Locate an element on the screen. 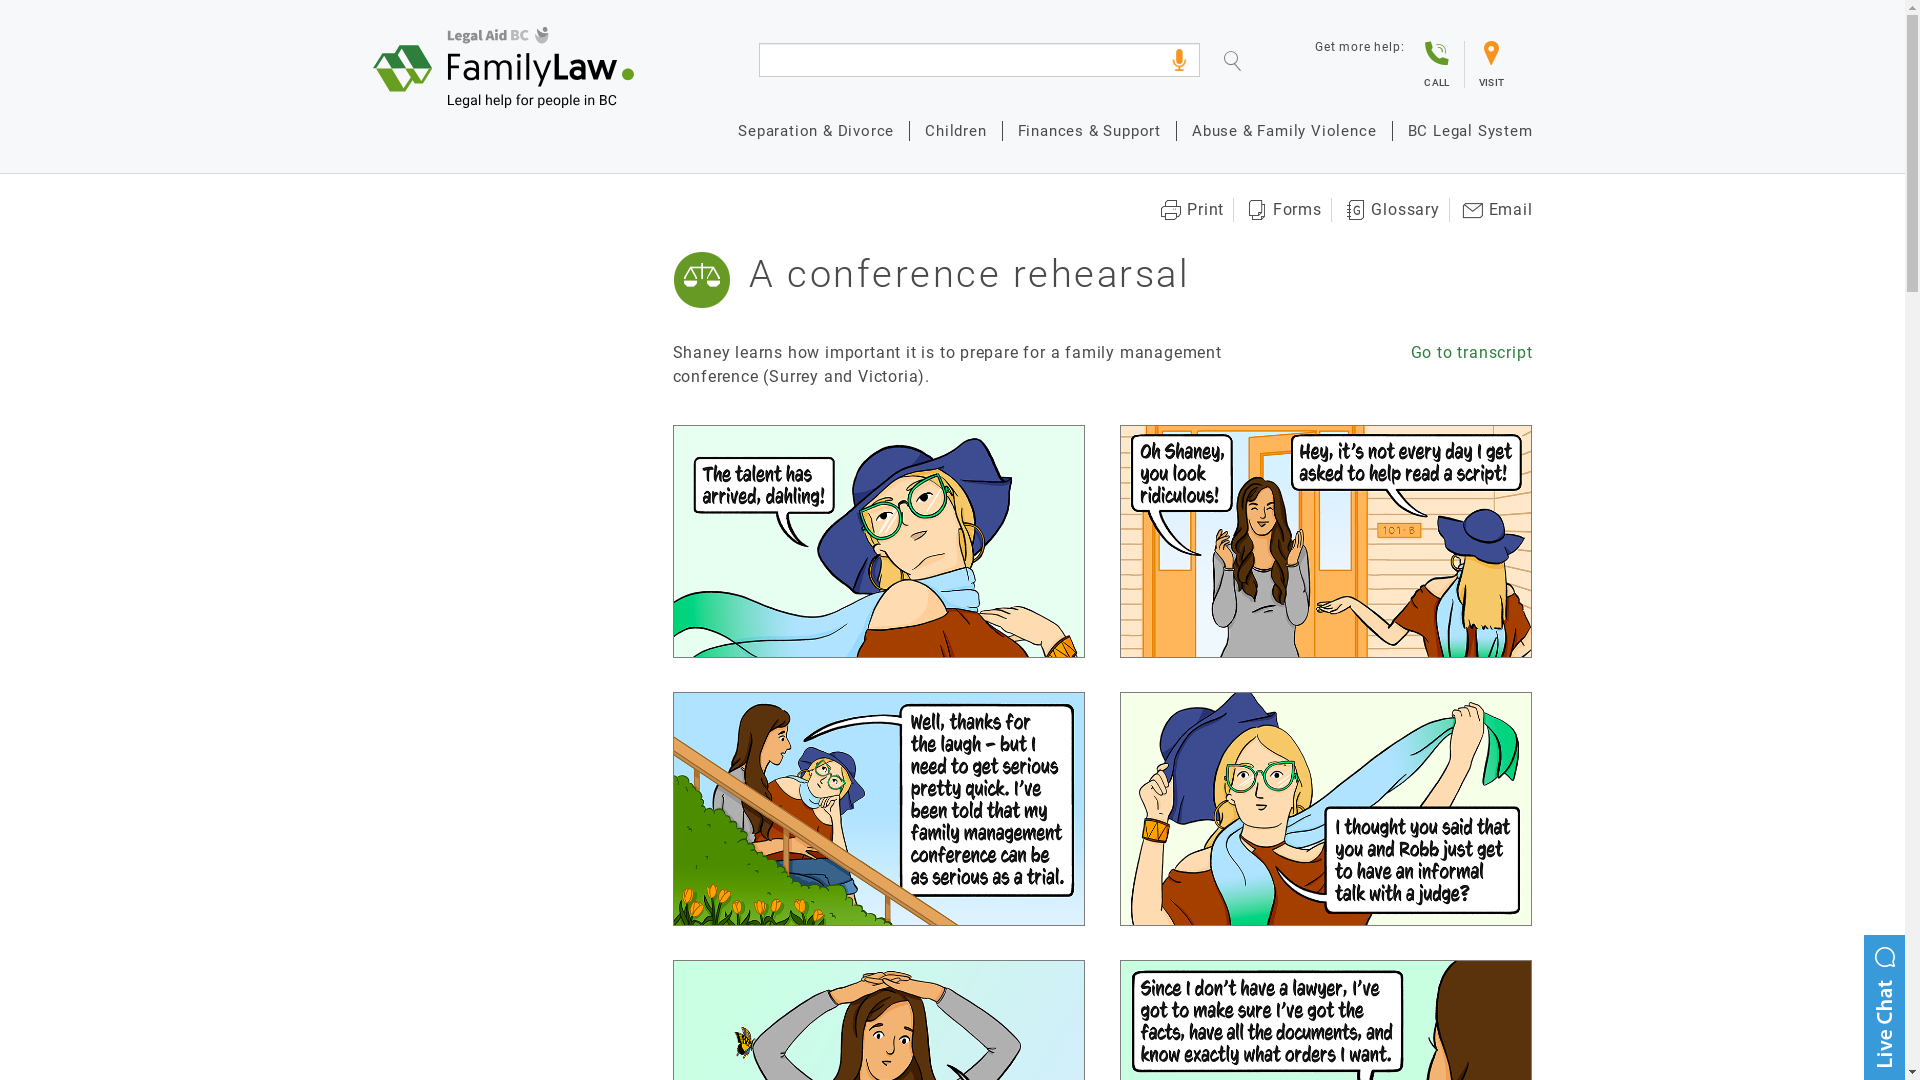  'Print' is located at coordinates (1192, 209).